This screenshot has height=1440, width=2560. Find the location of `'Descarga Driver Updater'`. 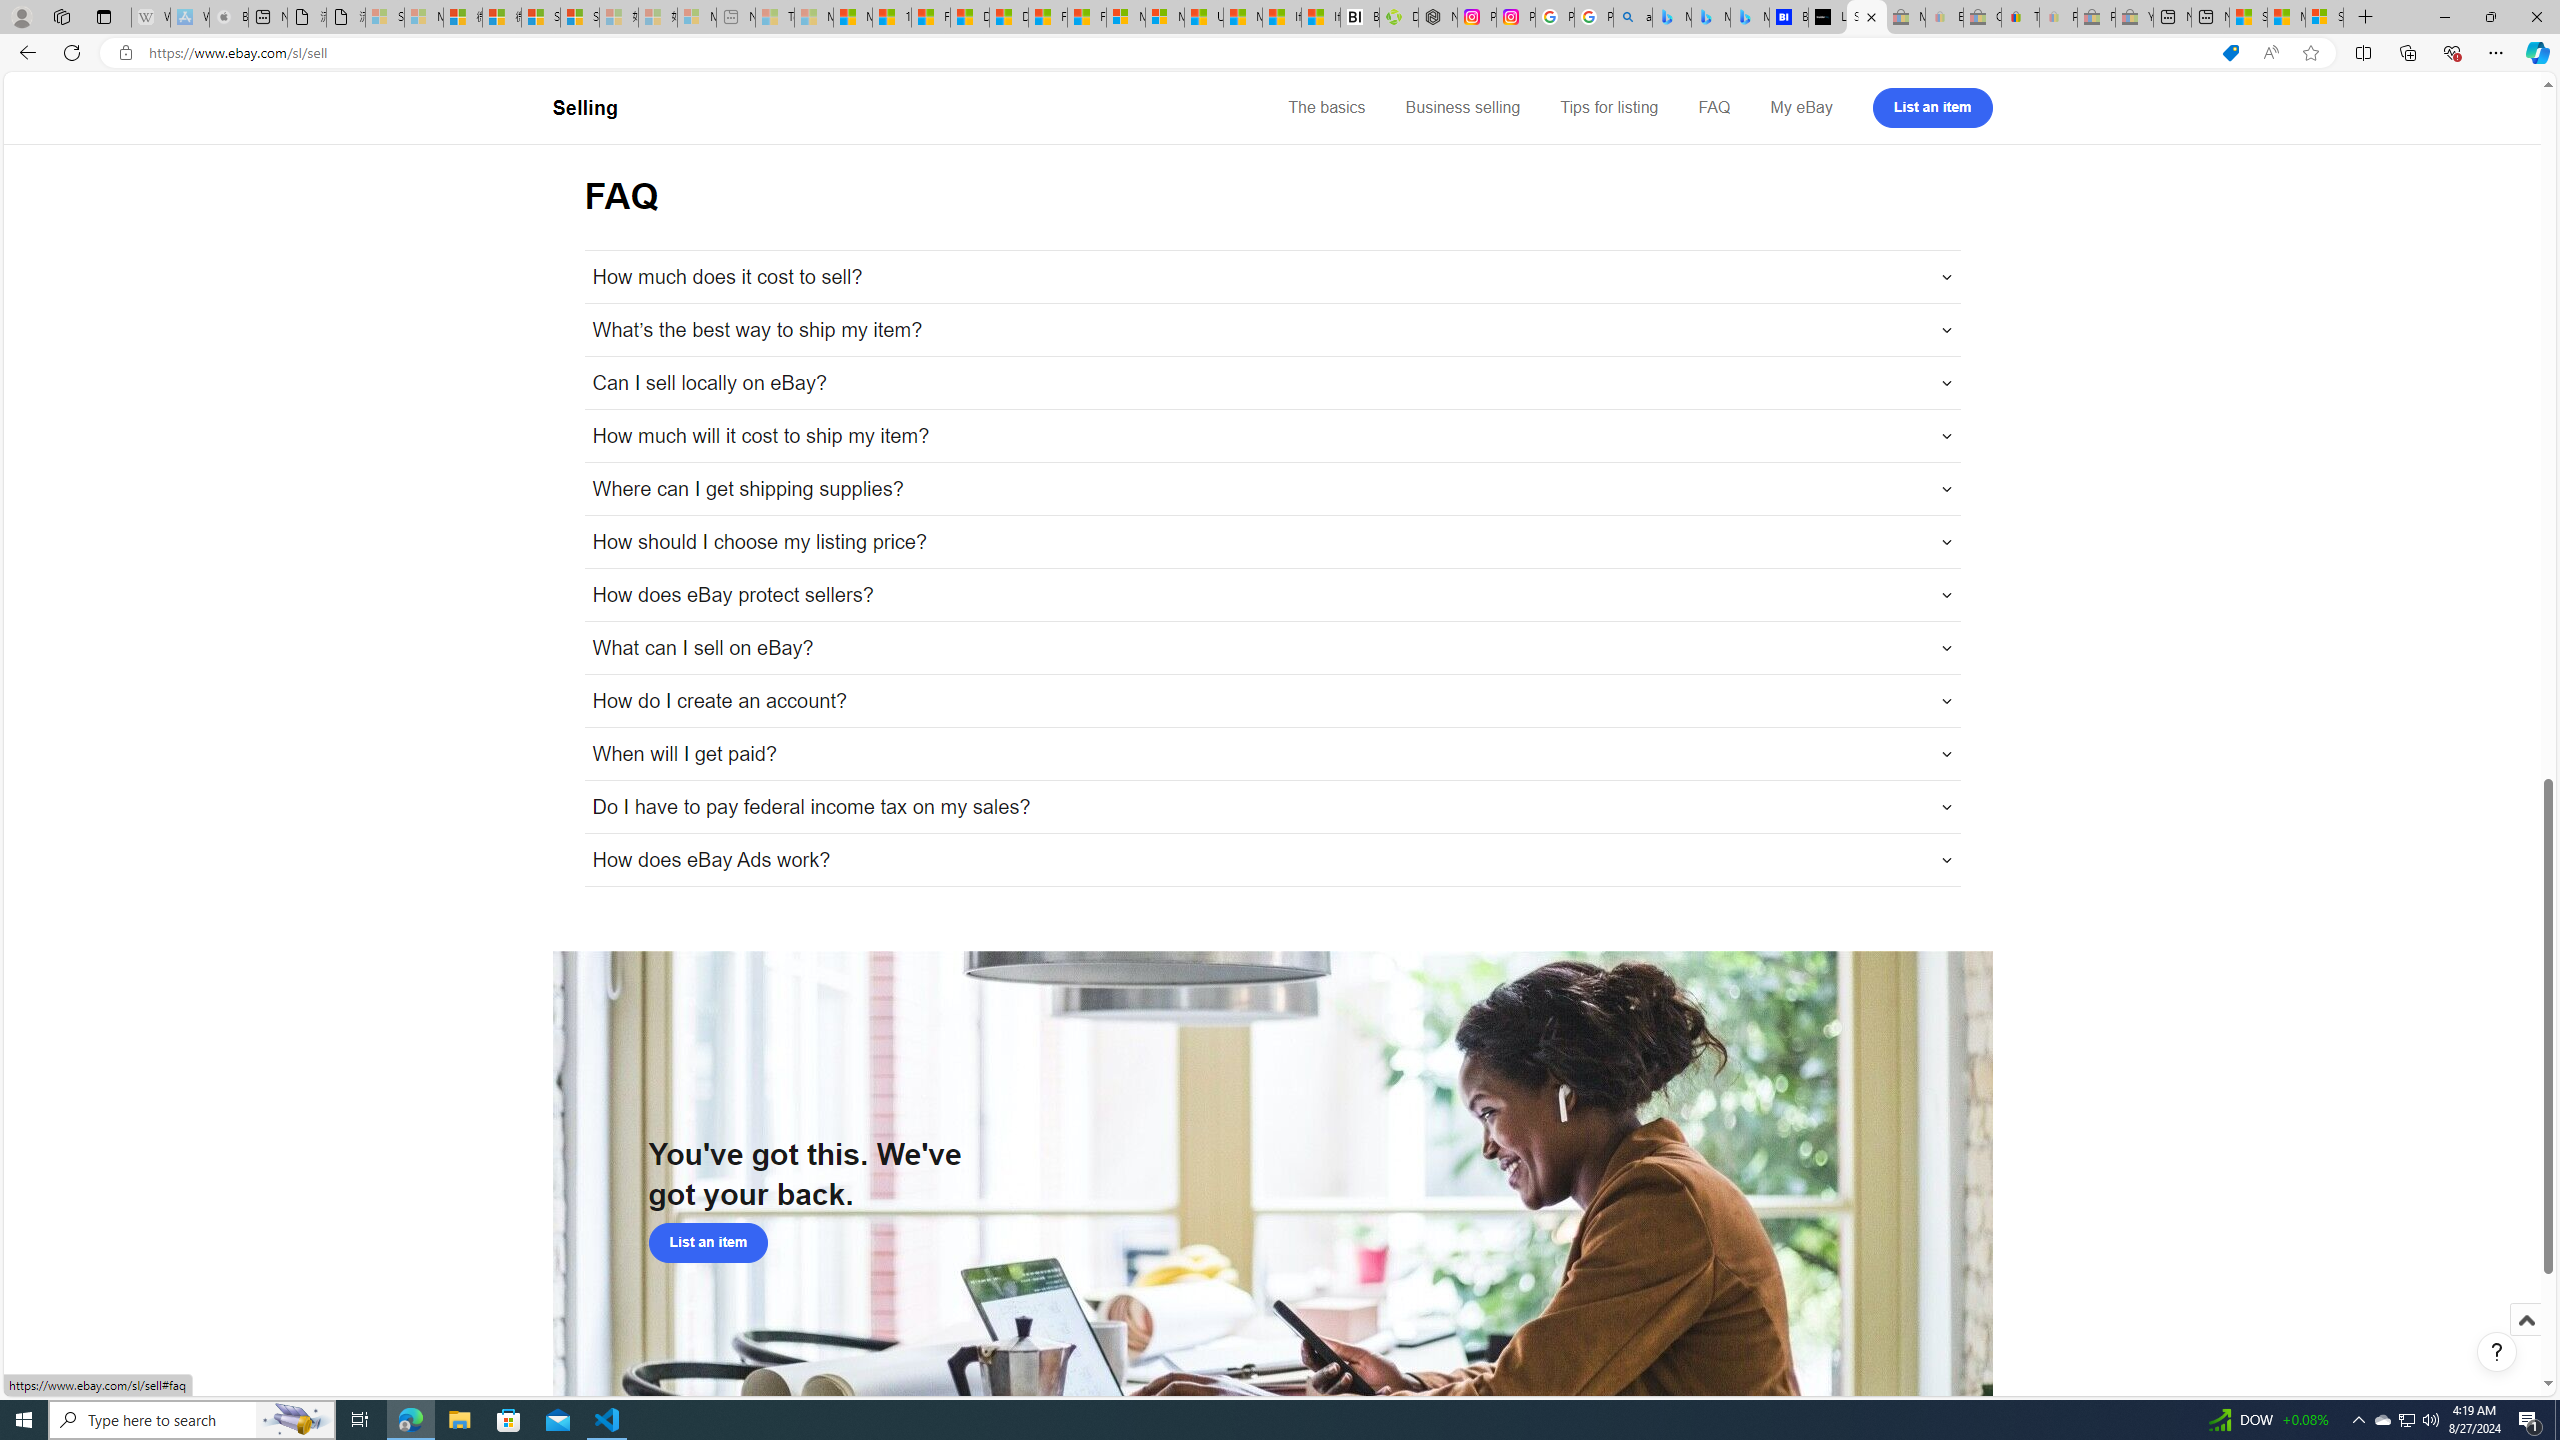

'Descarga Driver Updater' is located at coordinates (1398, 16).